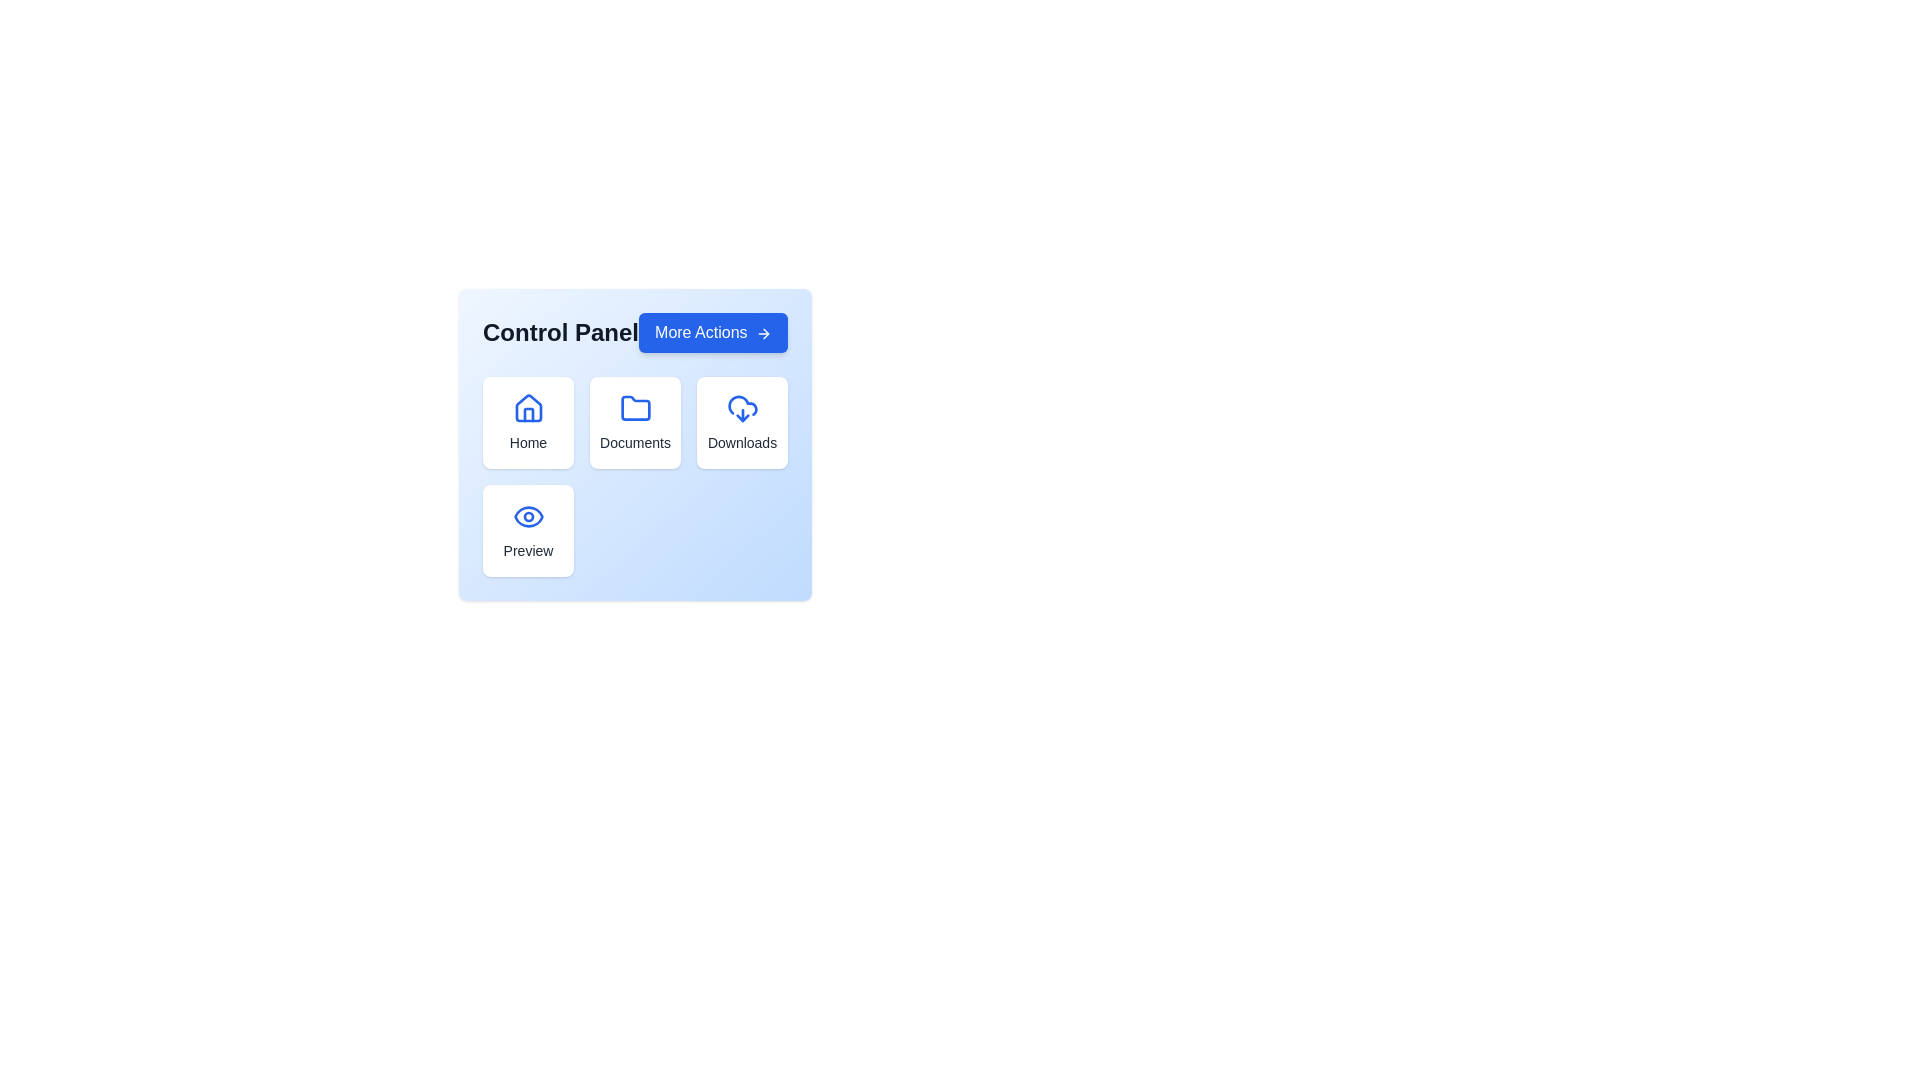 Image resolution: width=1920 pixels, height=1080 pixels. What do you see at coordinates (634, 407) in the screenshot?
I see `the folder icon representing the 'Documents' section` at bounding box center [634, 407].